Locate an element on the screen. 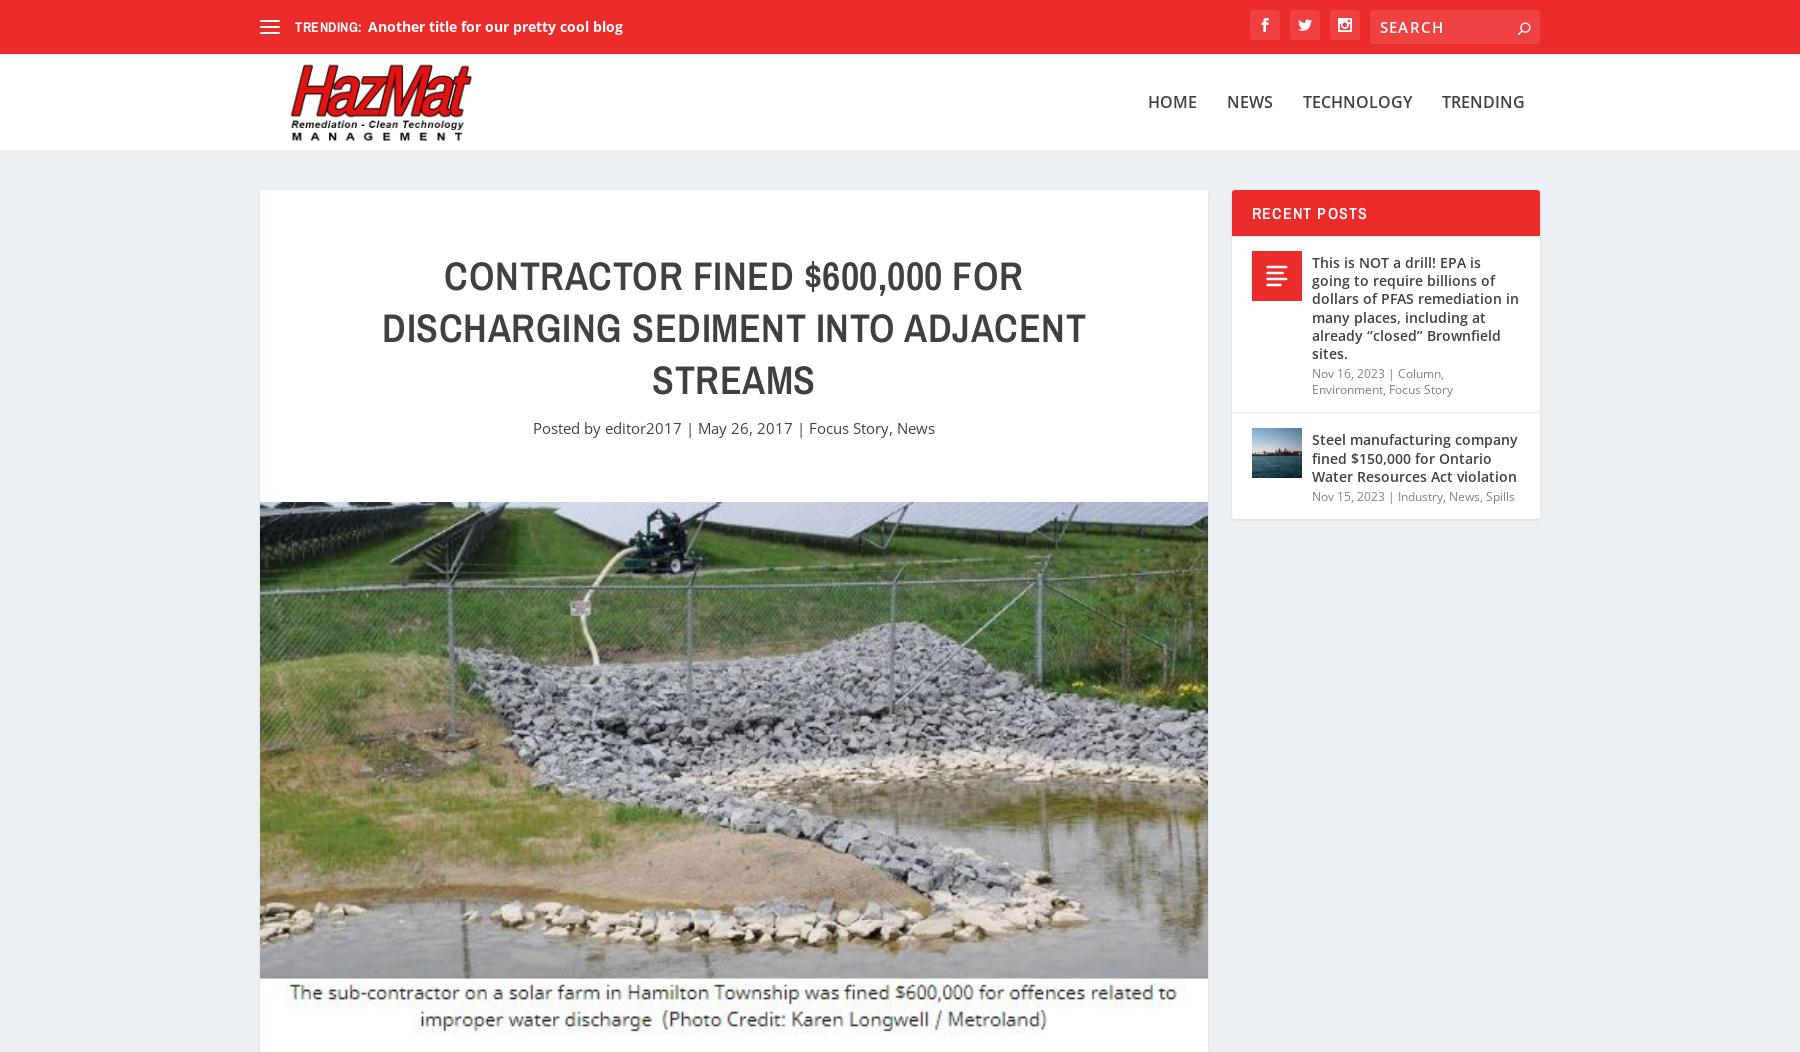  'Recent Posts' is located at coordinates (1310, 213).